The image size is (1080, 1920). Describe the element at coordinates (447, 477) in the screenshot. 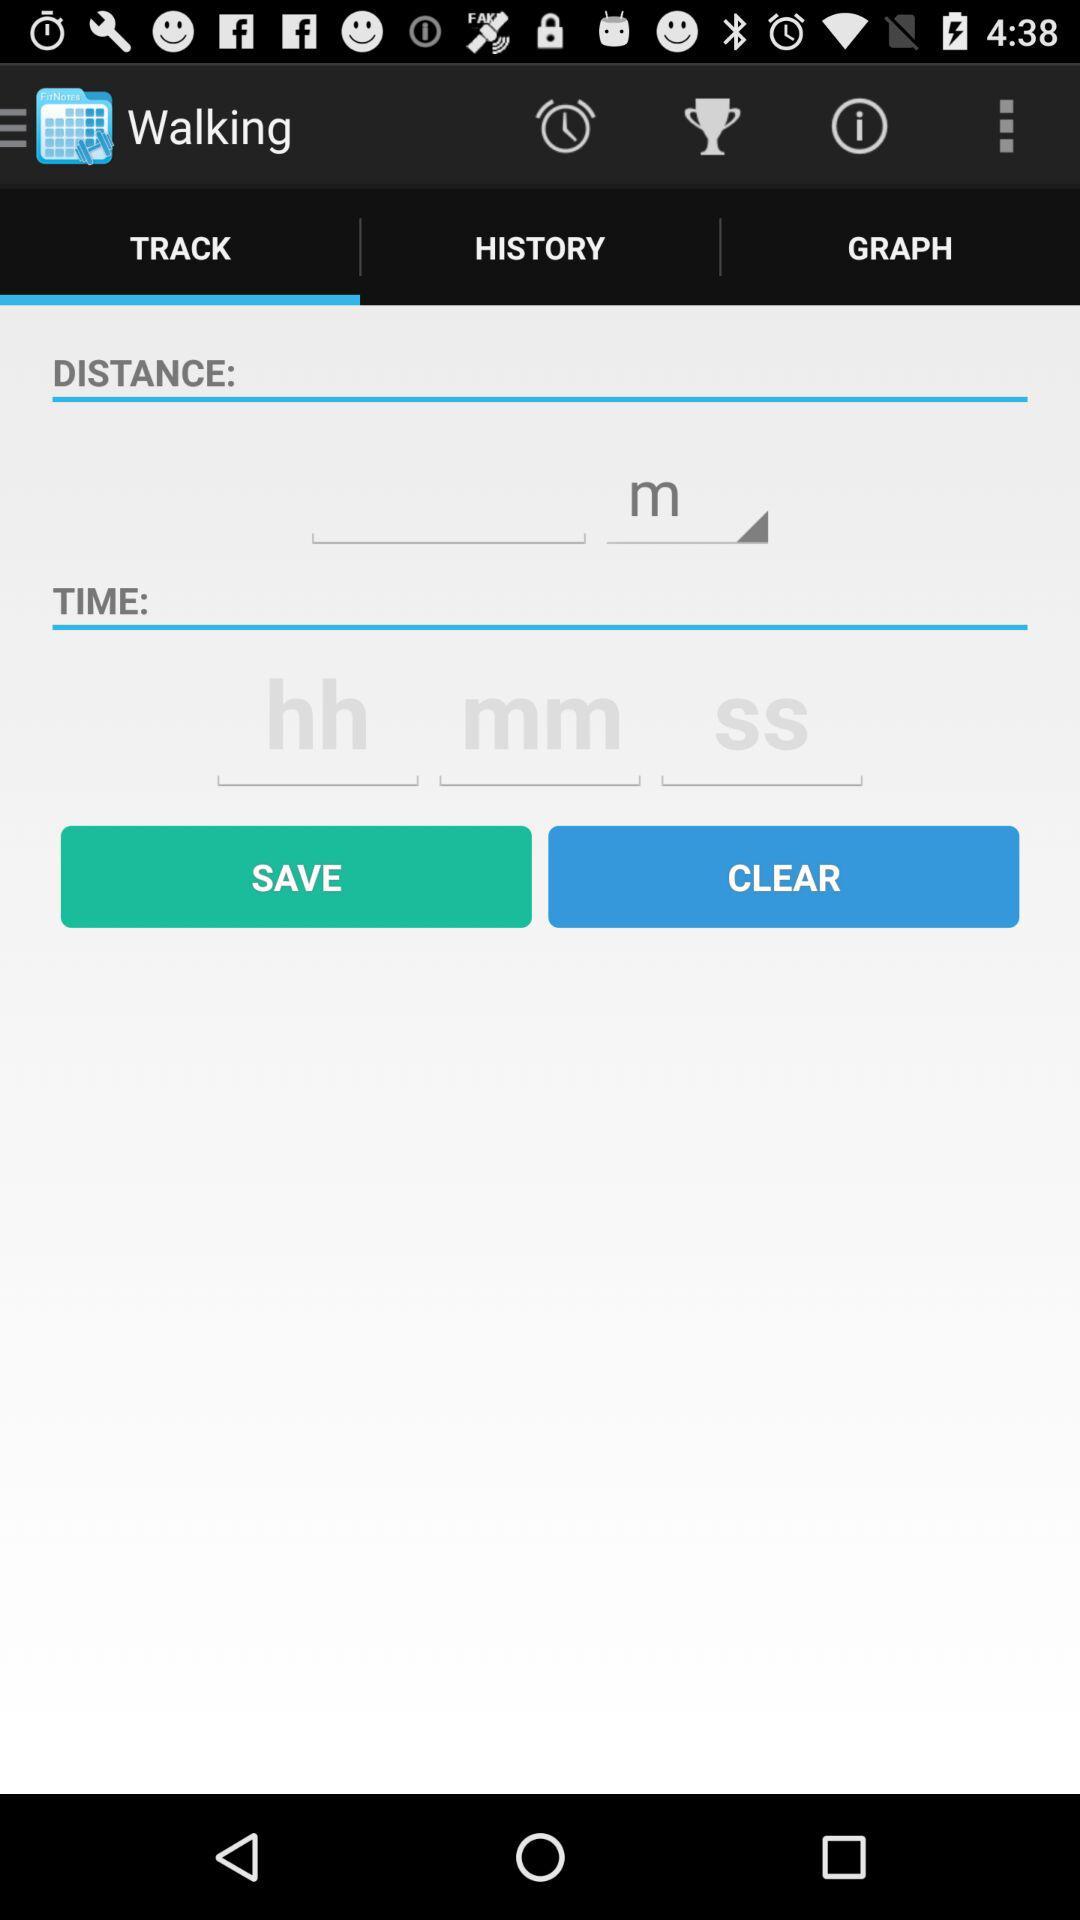

I see `type in number` at that location.